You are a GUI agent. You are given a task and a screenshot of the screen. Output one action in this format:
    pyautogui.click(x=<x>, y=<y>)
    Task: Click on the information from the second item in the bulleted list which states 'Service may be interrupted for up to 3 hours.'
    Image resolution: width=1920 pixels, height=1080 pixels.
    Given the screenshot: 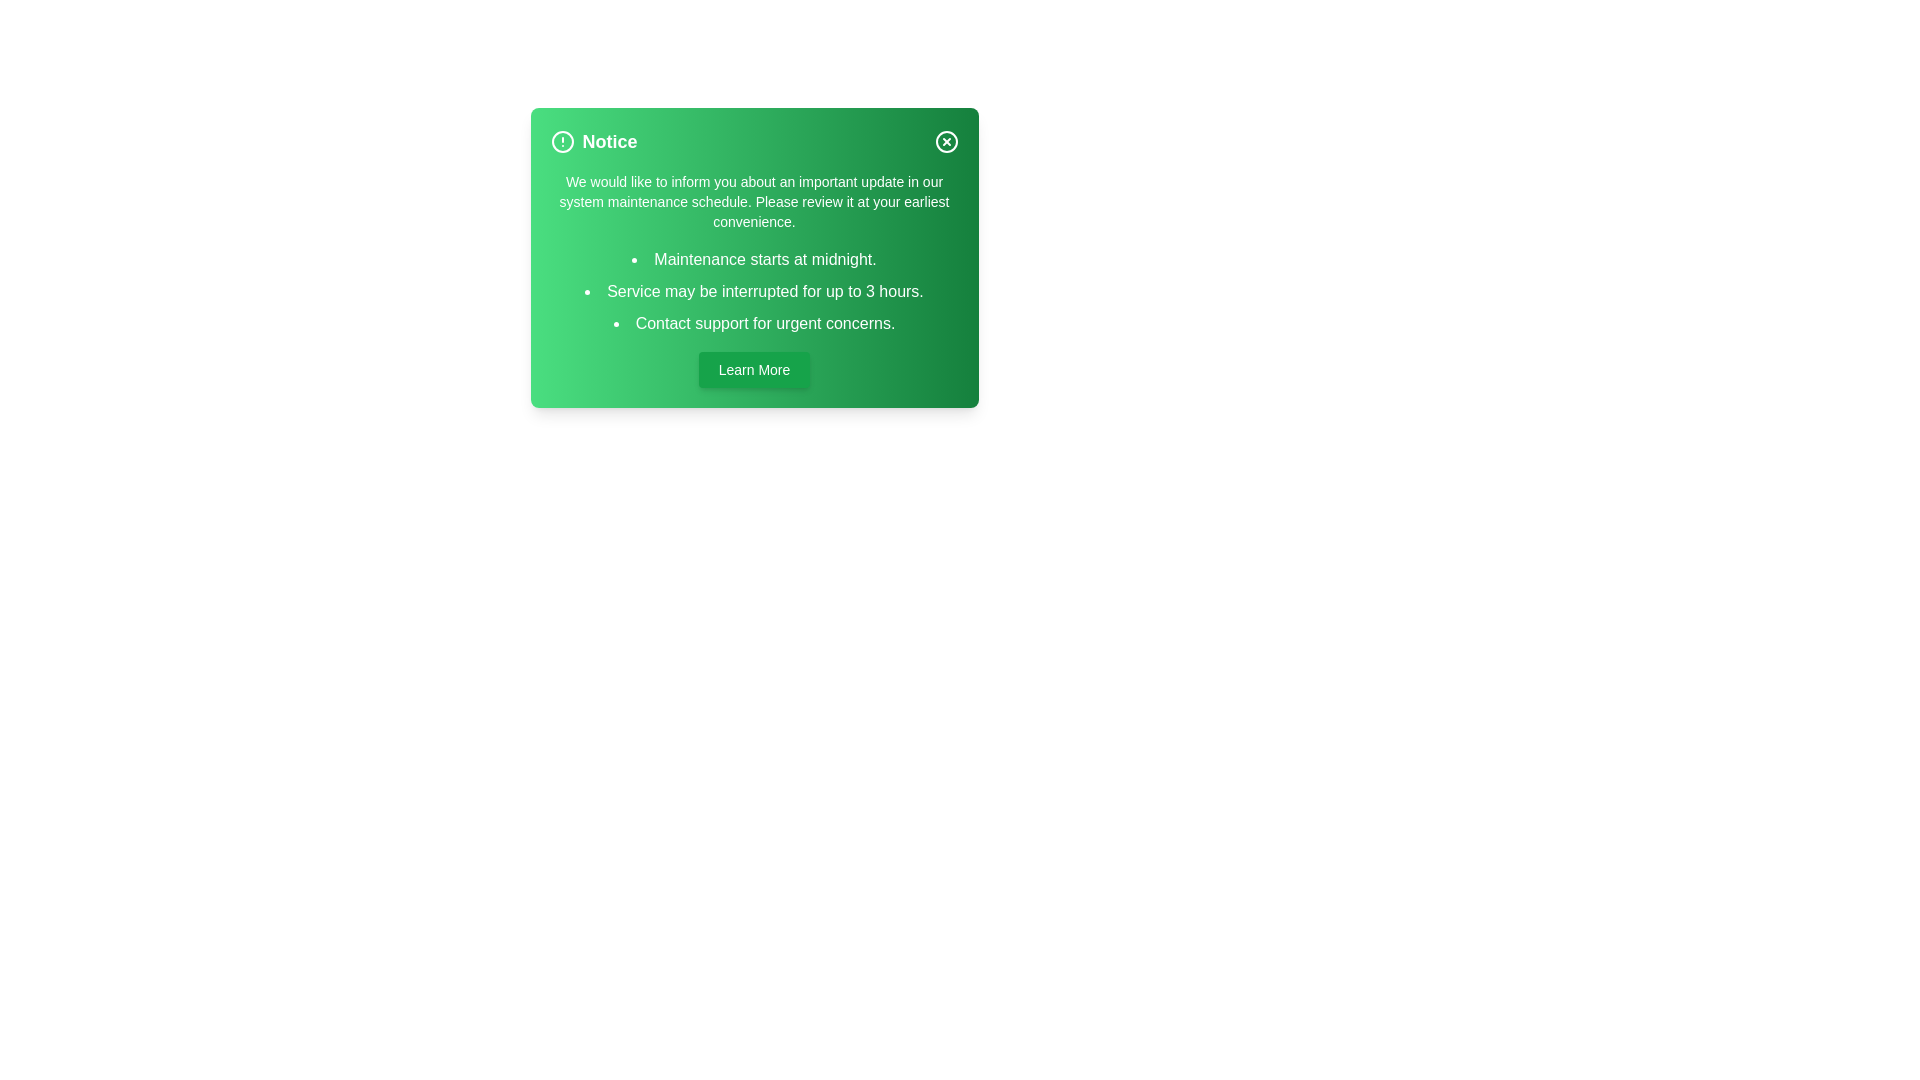 What is the action you would take?
    pyautogui.click(x=753, y=292)
    